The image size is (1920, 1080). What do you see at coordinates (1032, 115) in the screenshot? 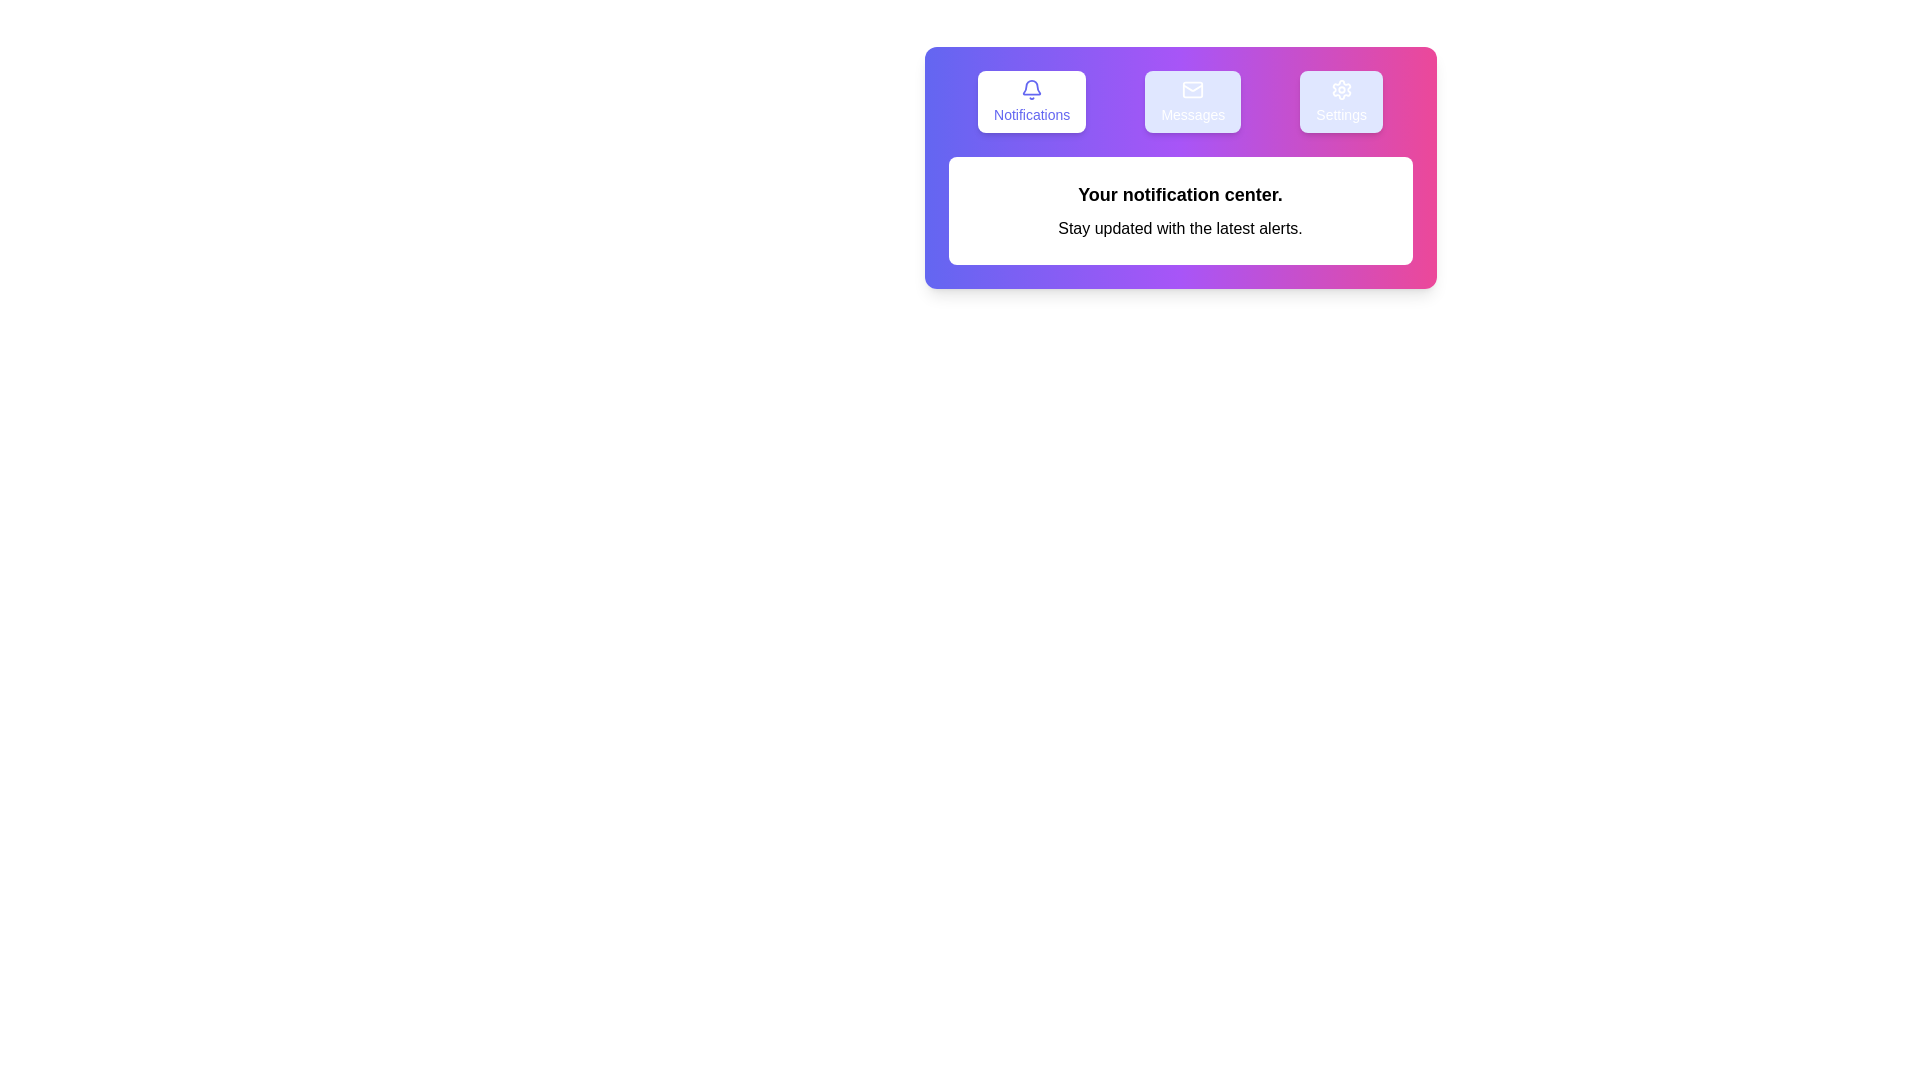
I see `the 'Notifications' label, which is located under the bell icon in the 'Notifications' button, the first button on the left in a row of three buttons at the top of the panel` at bounding box center [1032, 115].